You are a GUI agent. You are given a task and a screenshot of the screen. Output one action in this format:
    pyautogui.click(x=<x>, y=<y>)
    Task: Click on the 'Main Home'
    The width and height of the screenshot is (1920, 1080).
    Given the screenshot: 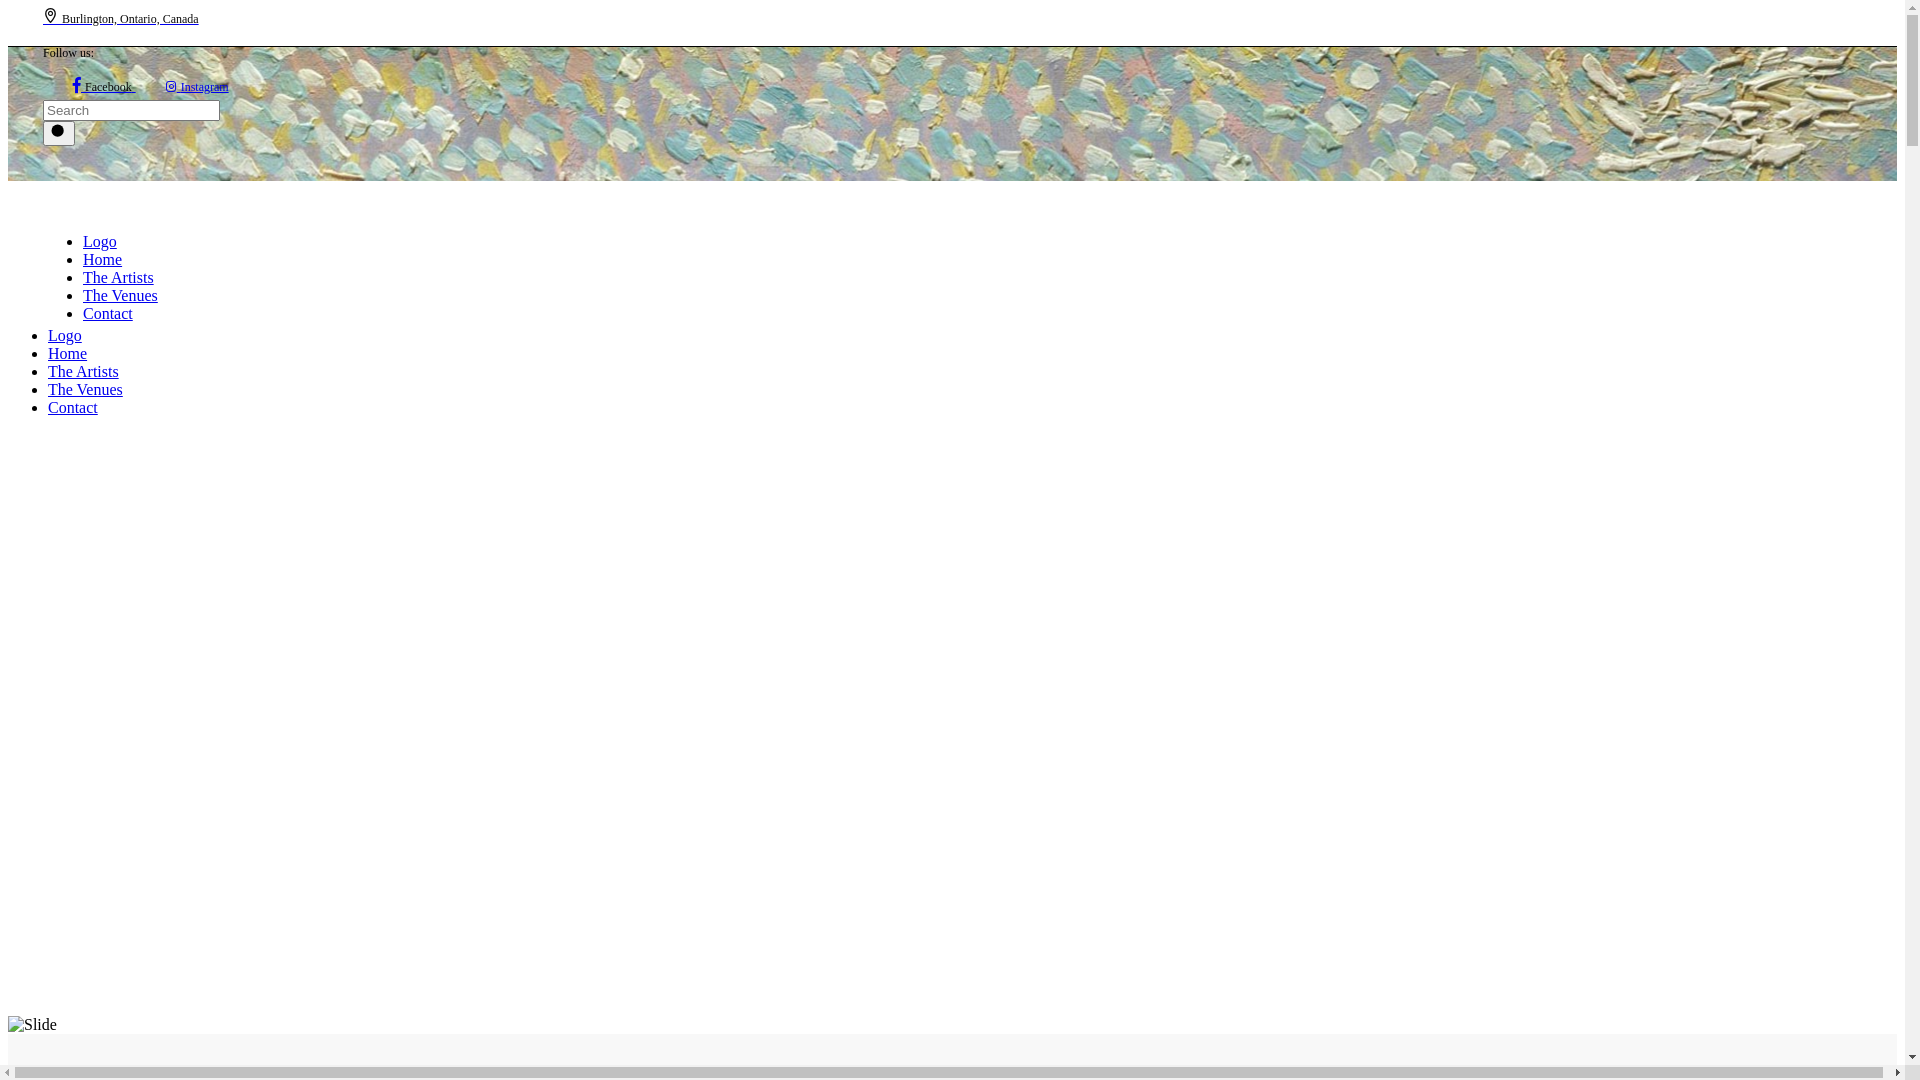 What is the action you would take?
    pyautogui.click(x=32, y=1025)
    